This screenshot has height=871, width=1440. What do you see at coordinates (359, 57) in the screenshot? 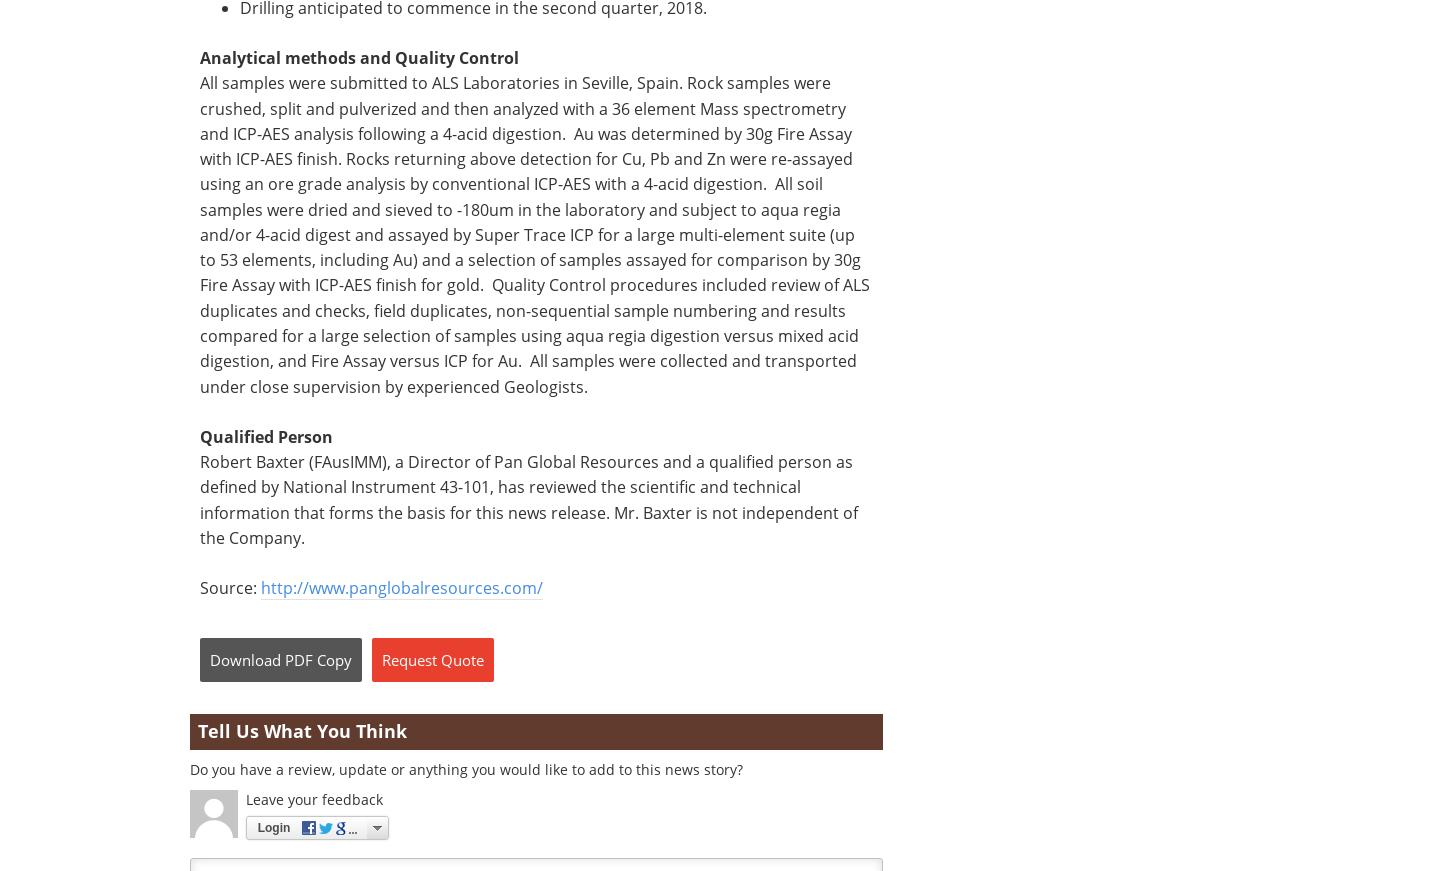
I see `'Analytical methods and Quality Control'` at bounding box center [359, 57].